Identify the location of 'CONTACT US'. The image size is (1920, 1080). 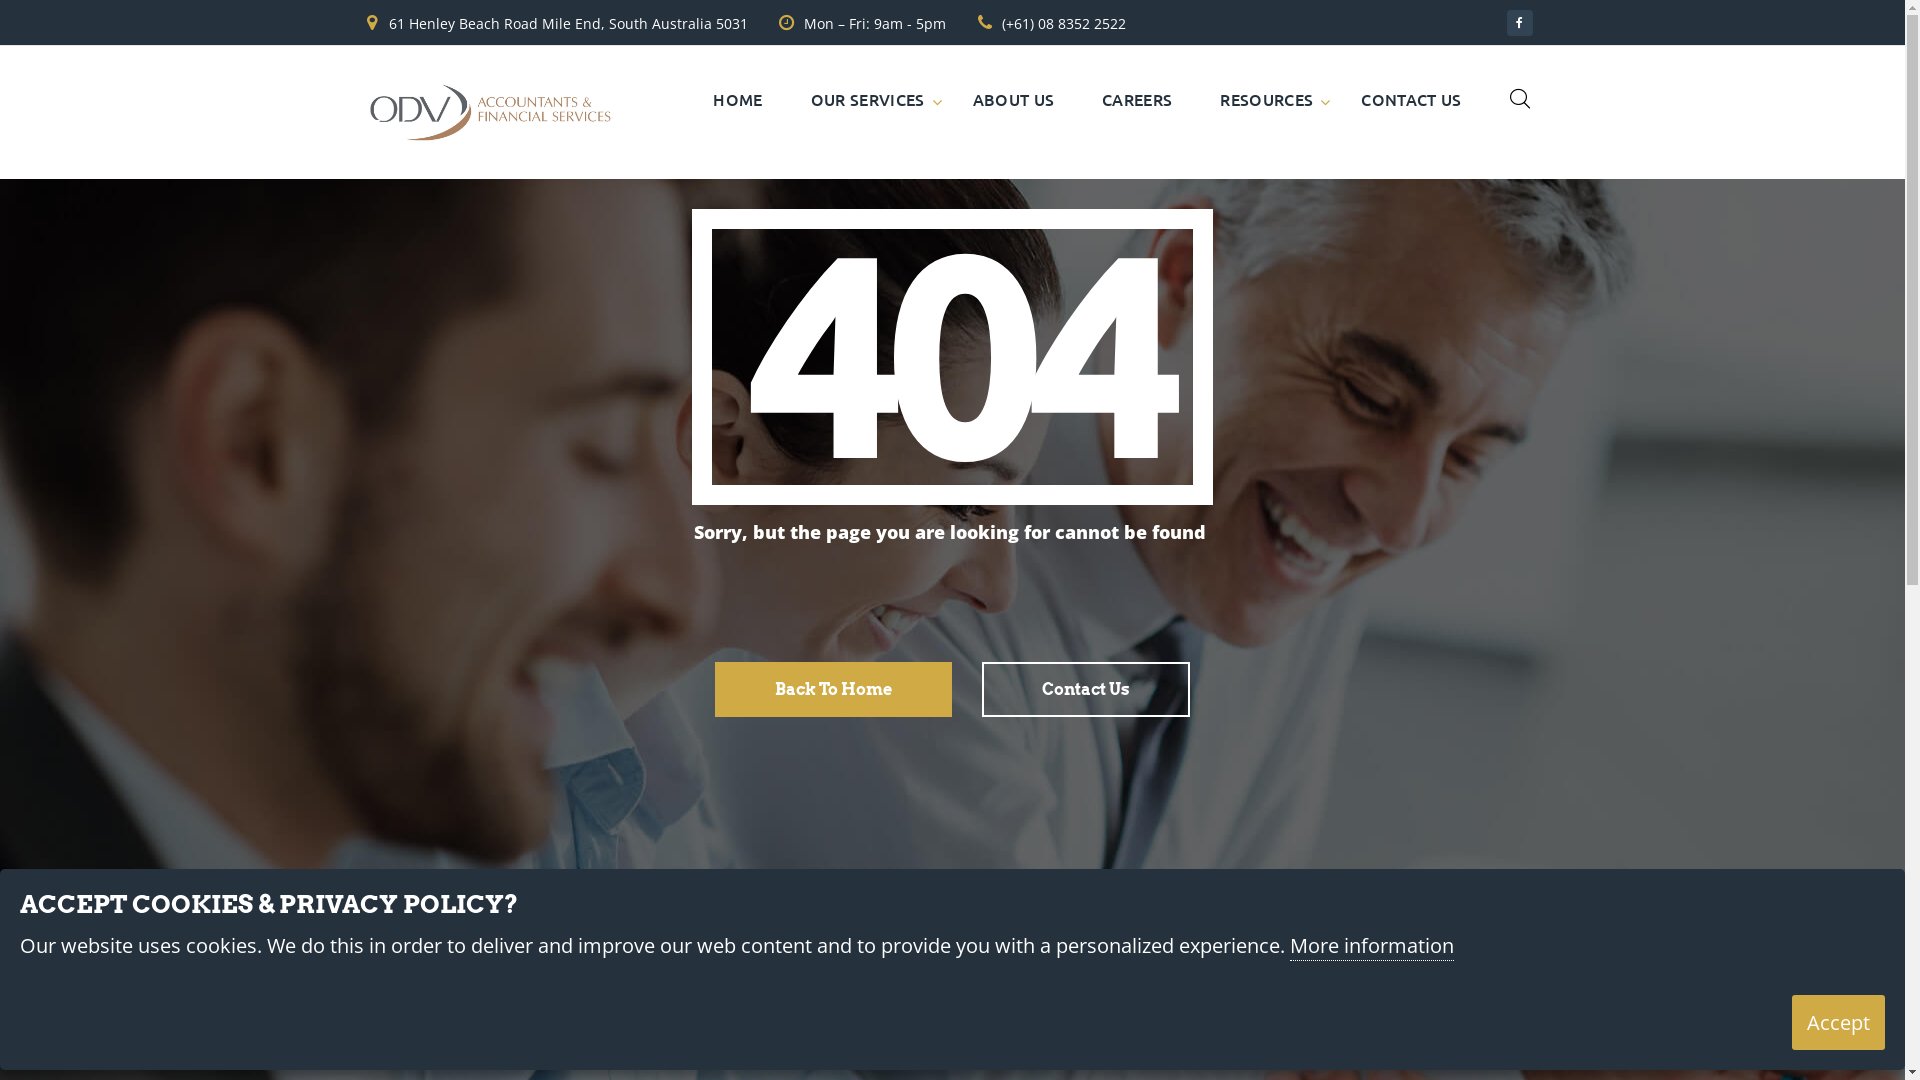
(1410, 99).